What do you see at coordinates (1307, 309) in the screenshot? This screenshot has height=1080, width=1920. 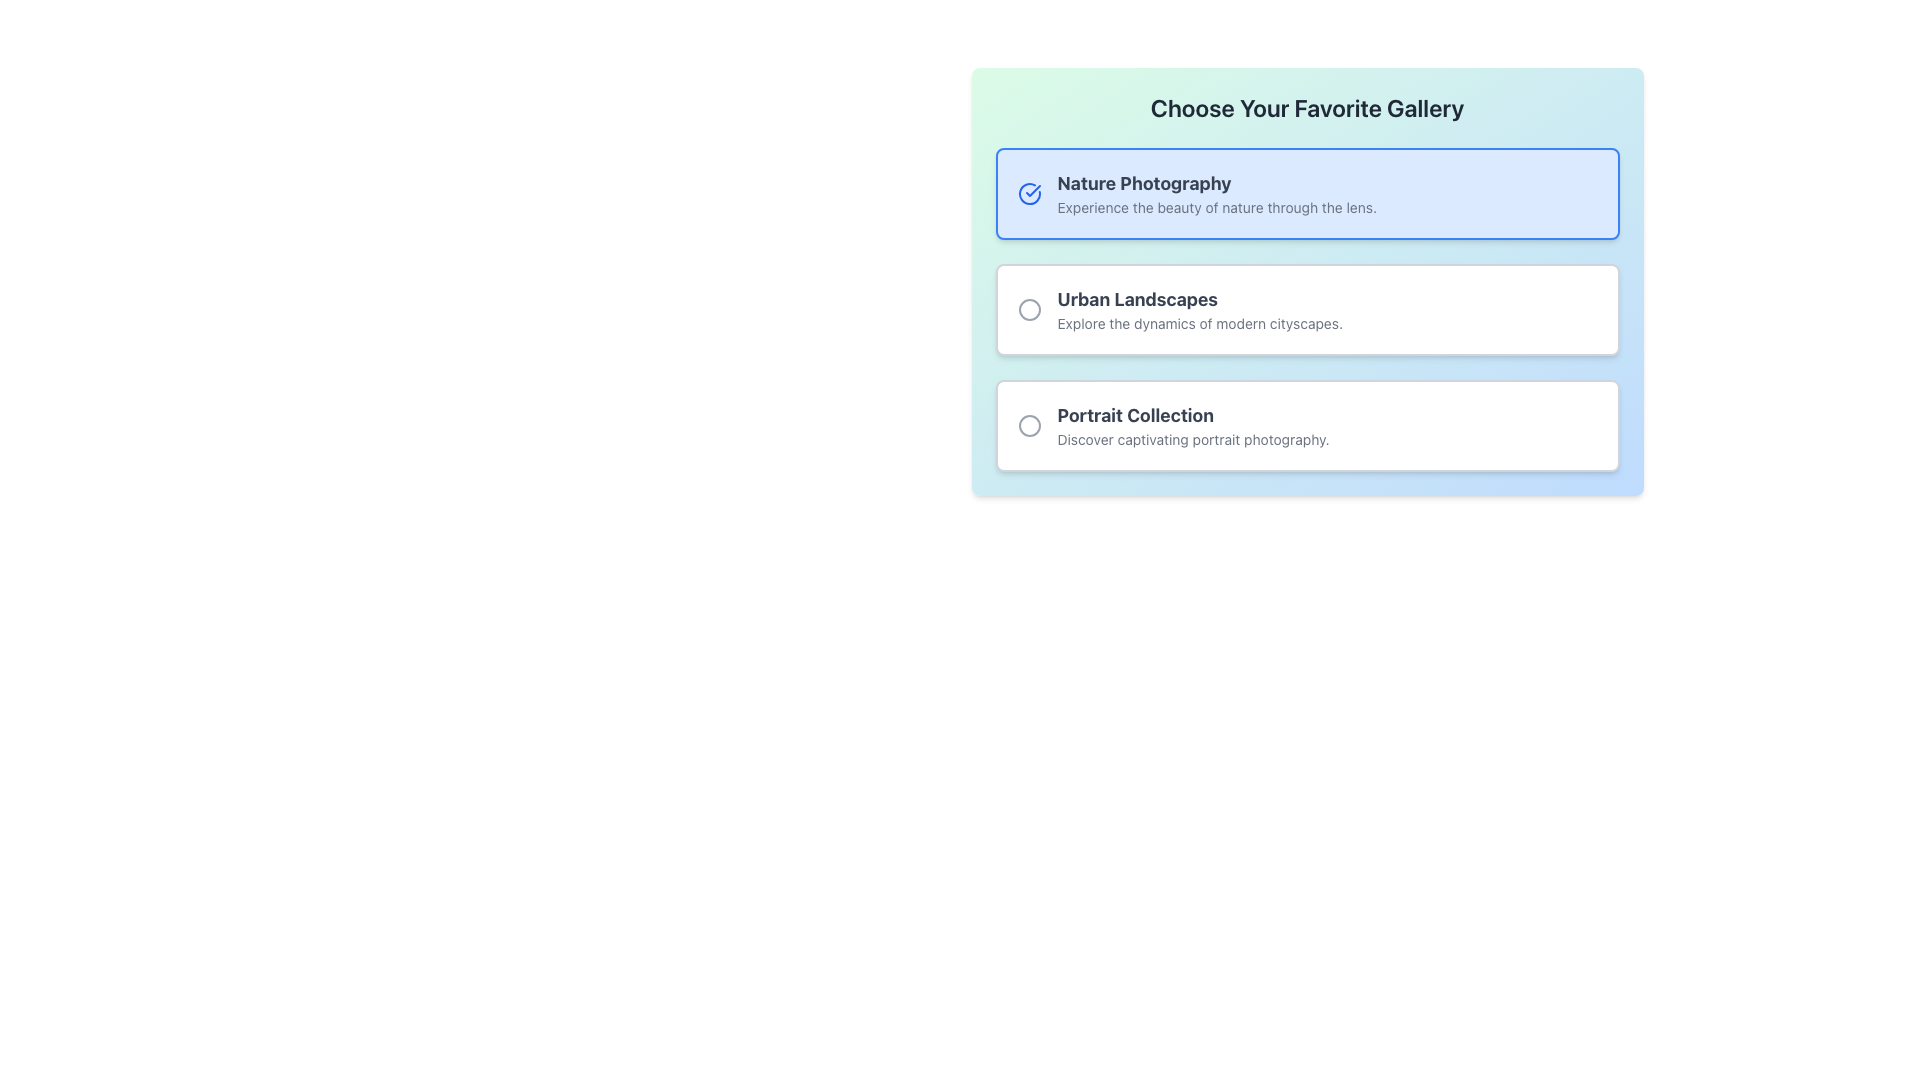 I see `the 'Urban Landscapes' interactive card option in the gallery selection interface to trigger a scale animation` at bounding box center [1307, 309].